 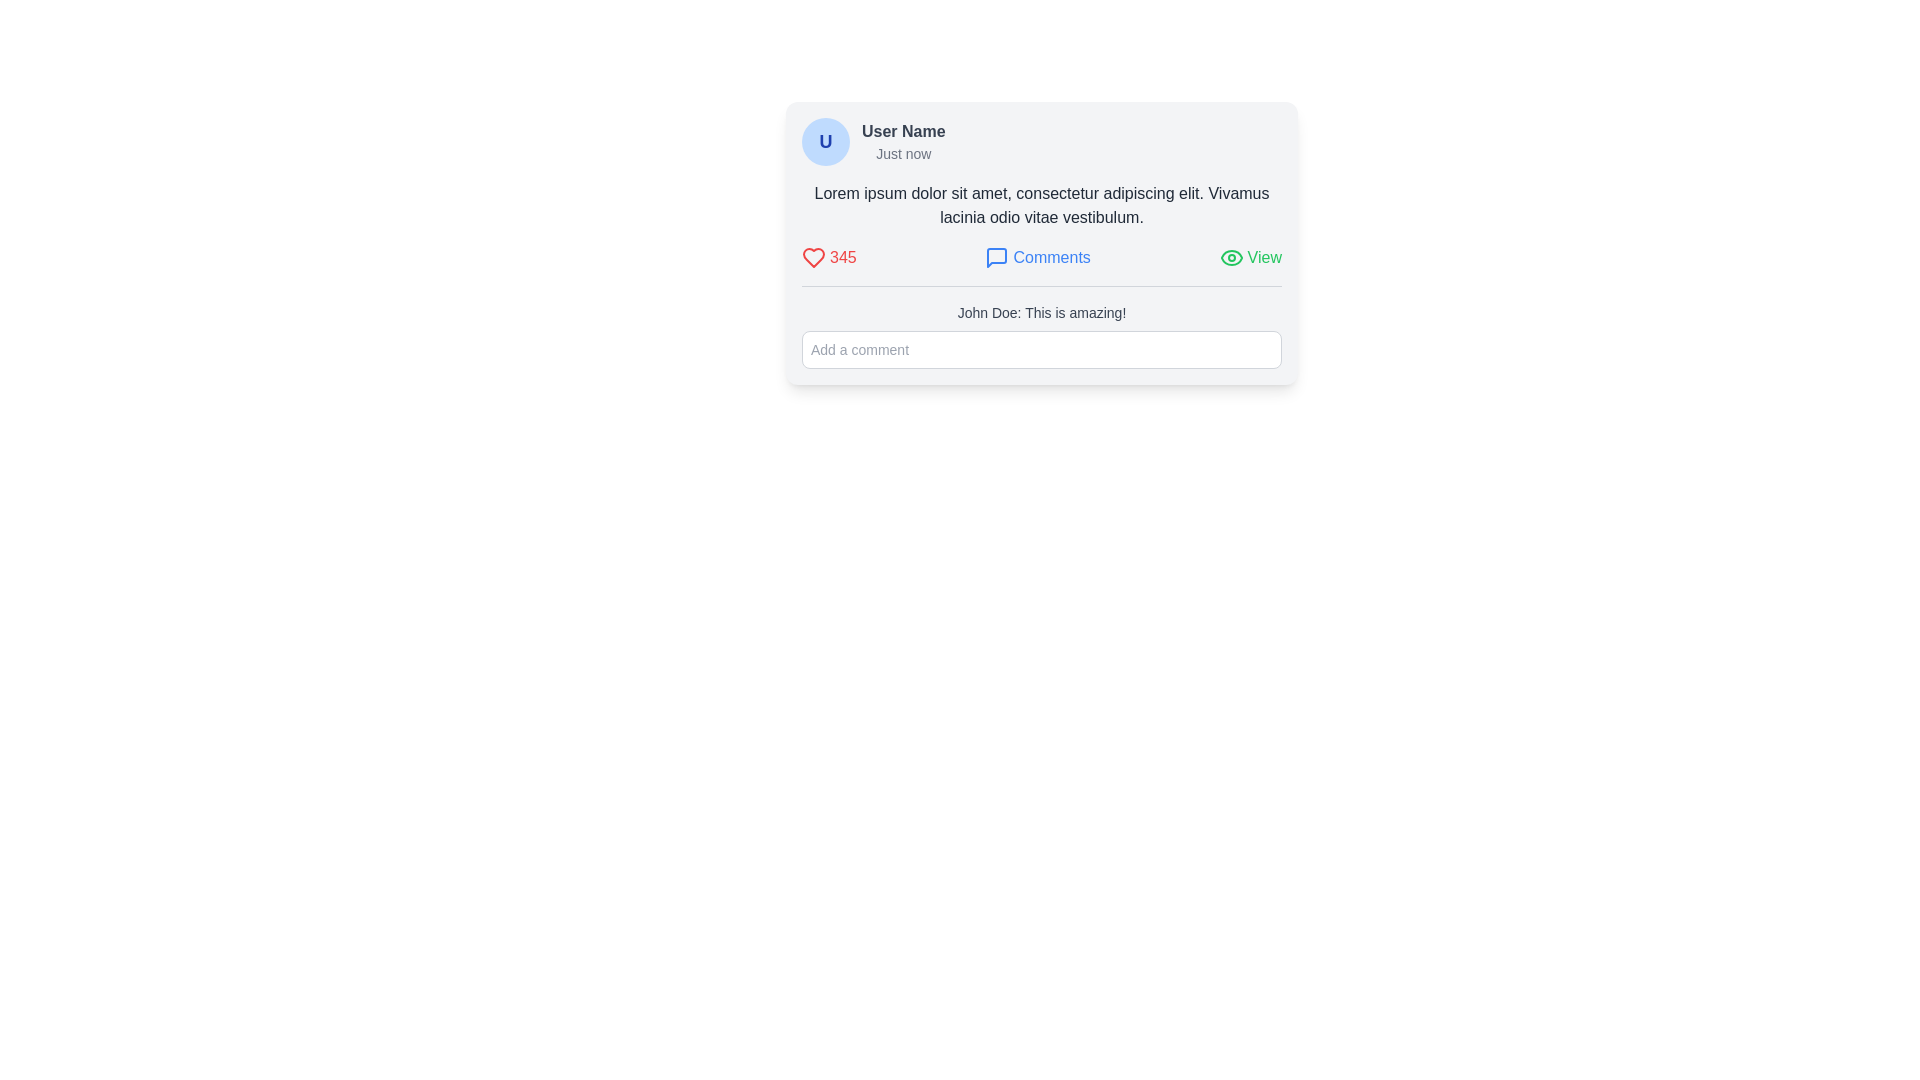 I want to click on the numerical text '345' displayed in red, which is styled in a bold font and aligned with a heart-like icon on its left side for potential interaction or navigation, so click(x=843, y=257).